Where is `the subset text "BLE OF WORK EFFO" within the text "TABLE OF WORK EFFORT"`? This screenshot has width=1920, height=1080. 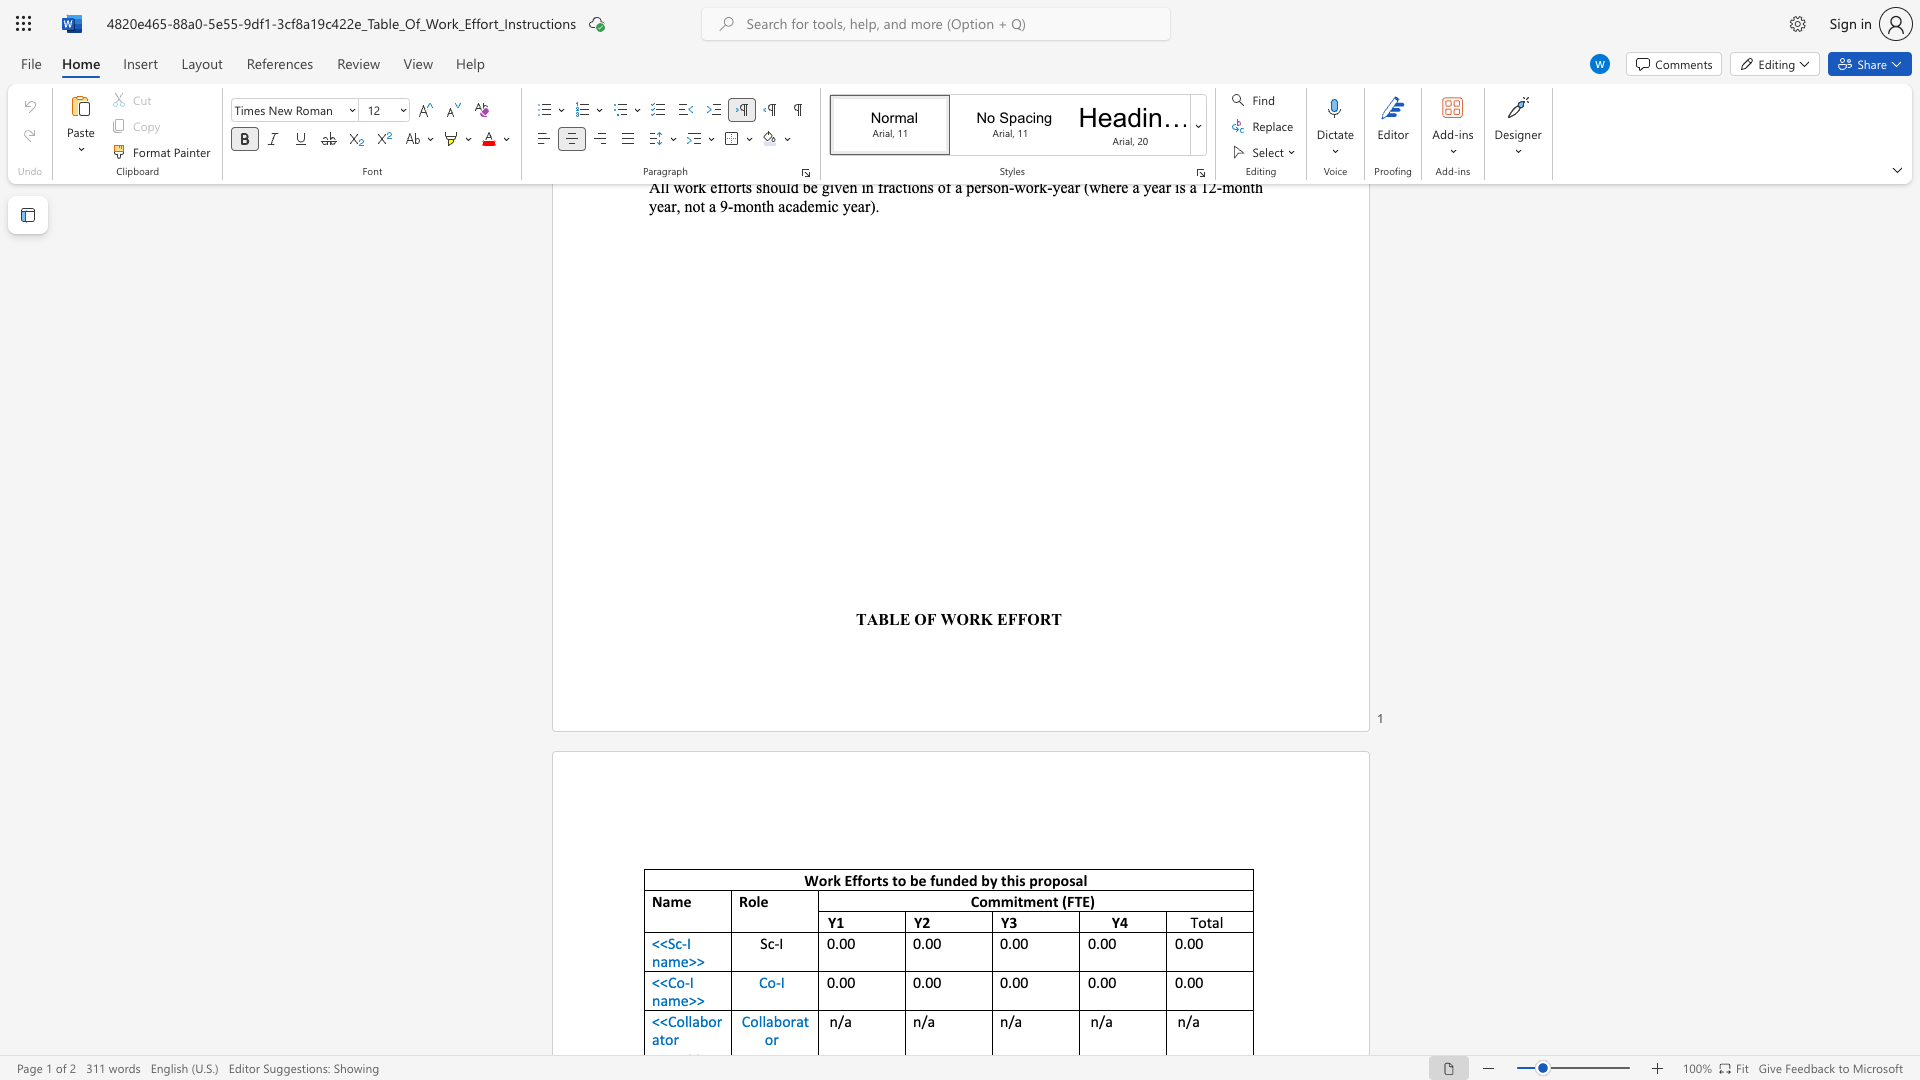
the subset text "BLE OF WORK EFFO" within the text "TABLE OF WORK EFFORT" is located at coordinates (878, 618).